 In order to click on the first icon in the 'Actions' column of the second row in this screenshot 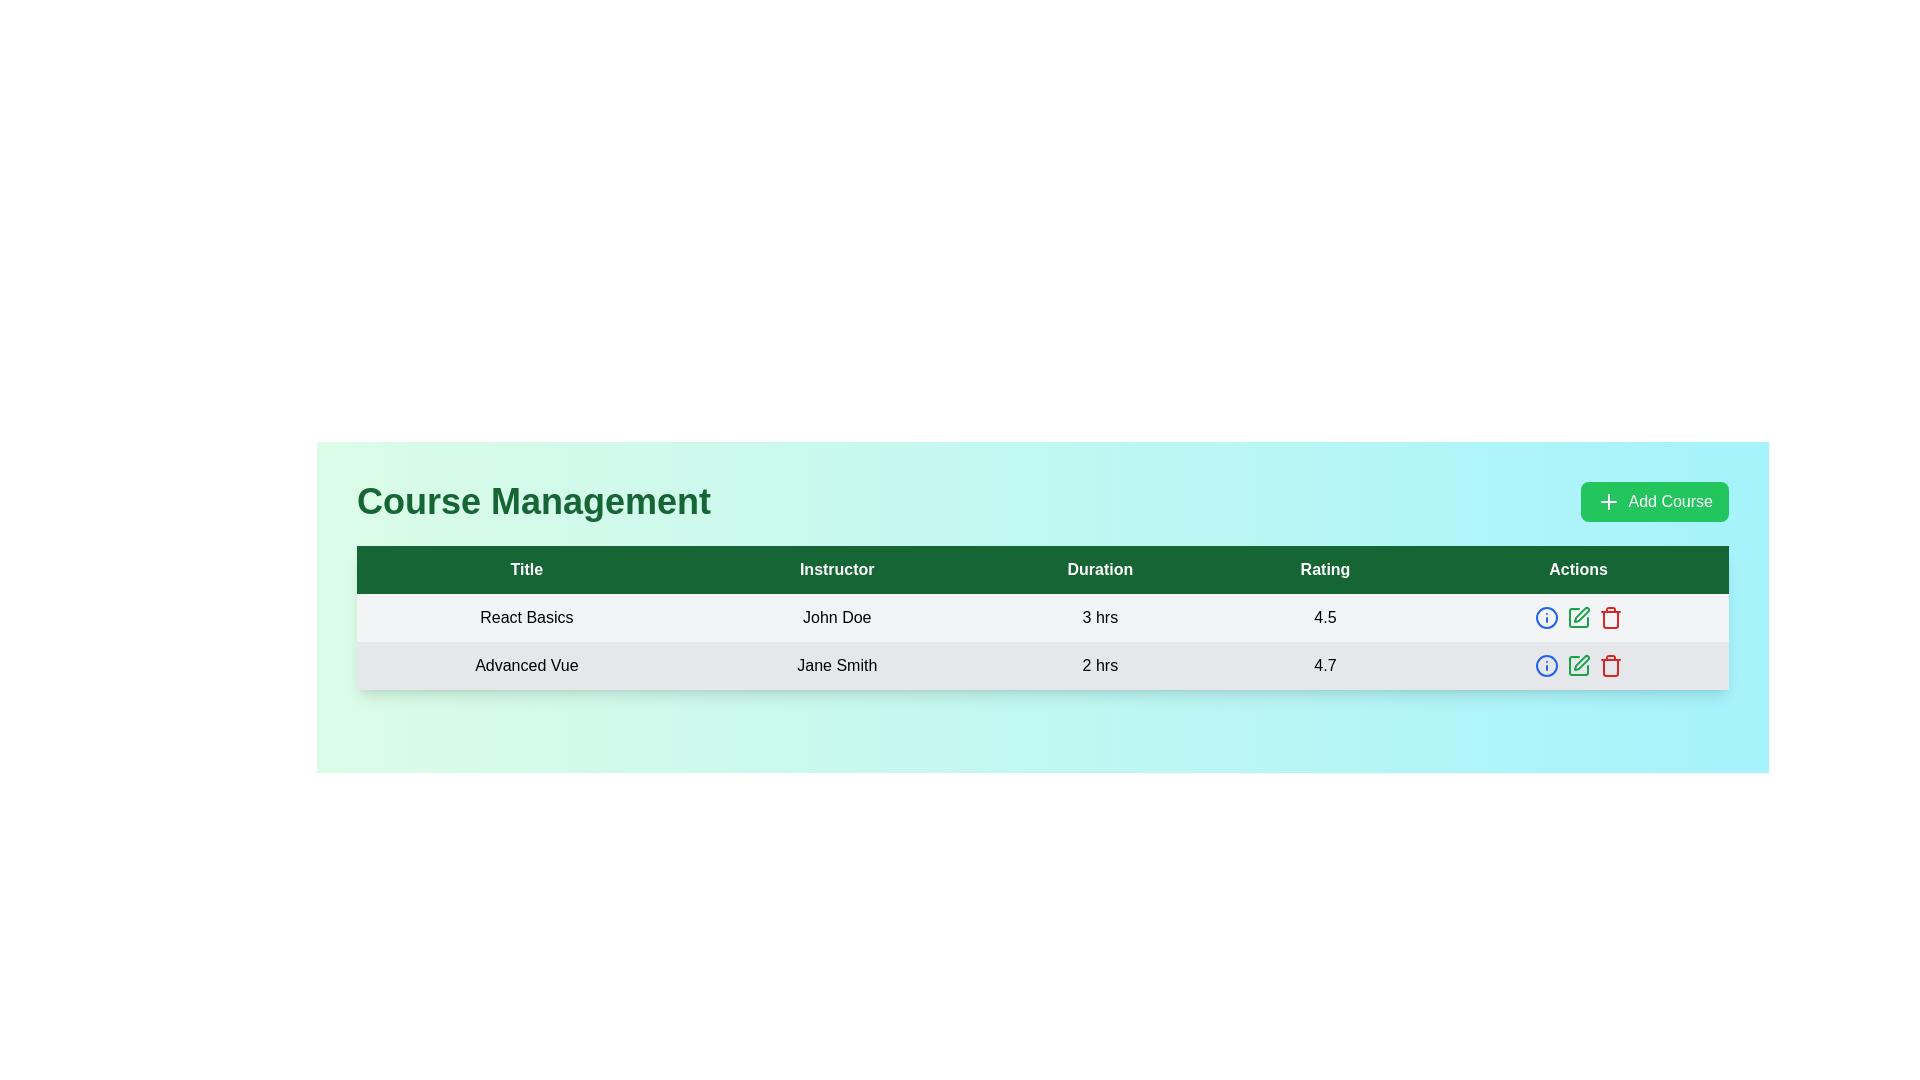, I will do `click(1545, 666)`.